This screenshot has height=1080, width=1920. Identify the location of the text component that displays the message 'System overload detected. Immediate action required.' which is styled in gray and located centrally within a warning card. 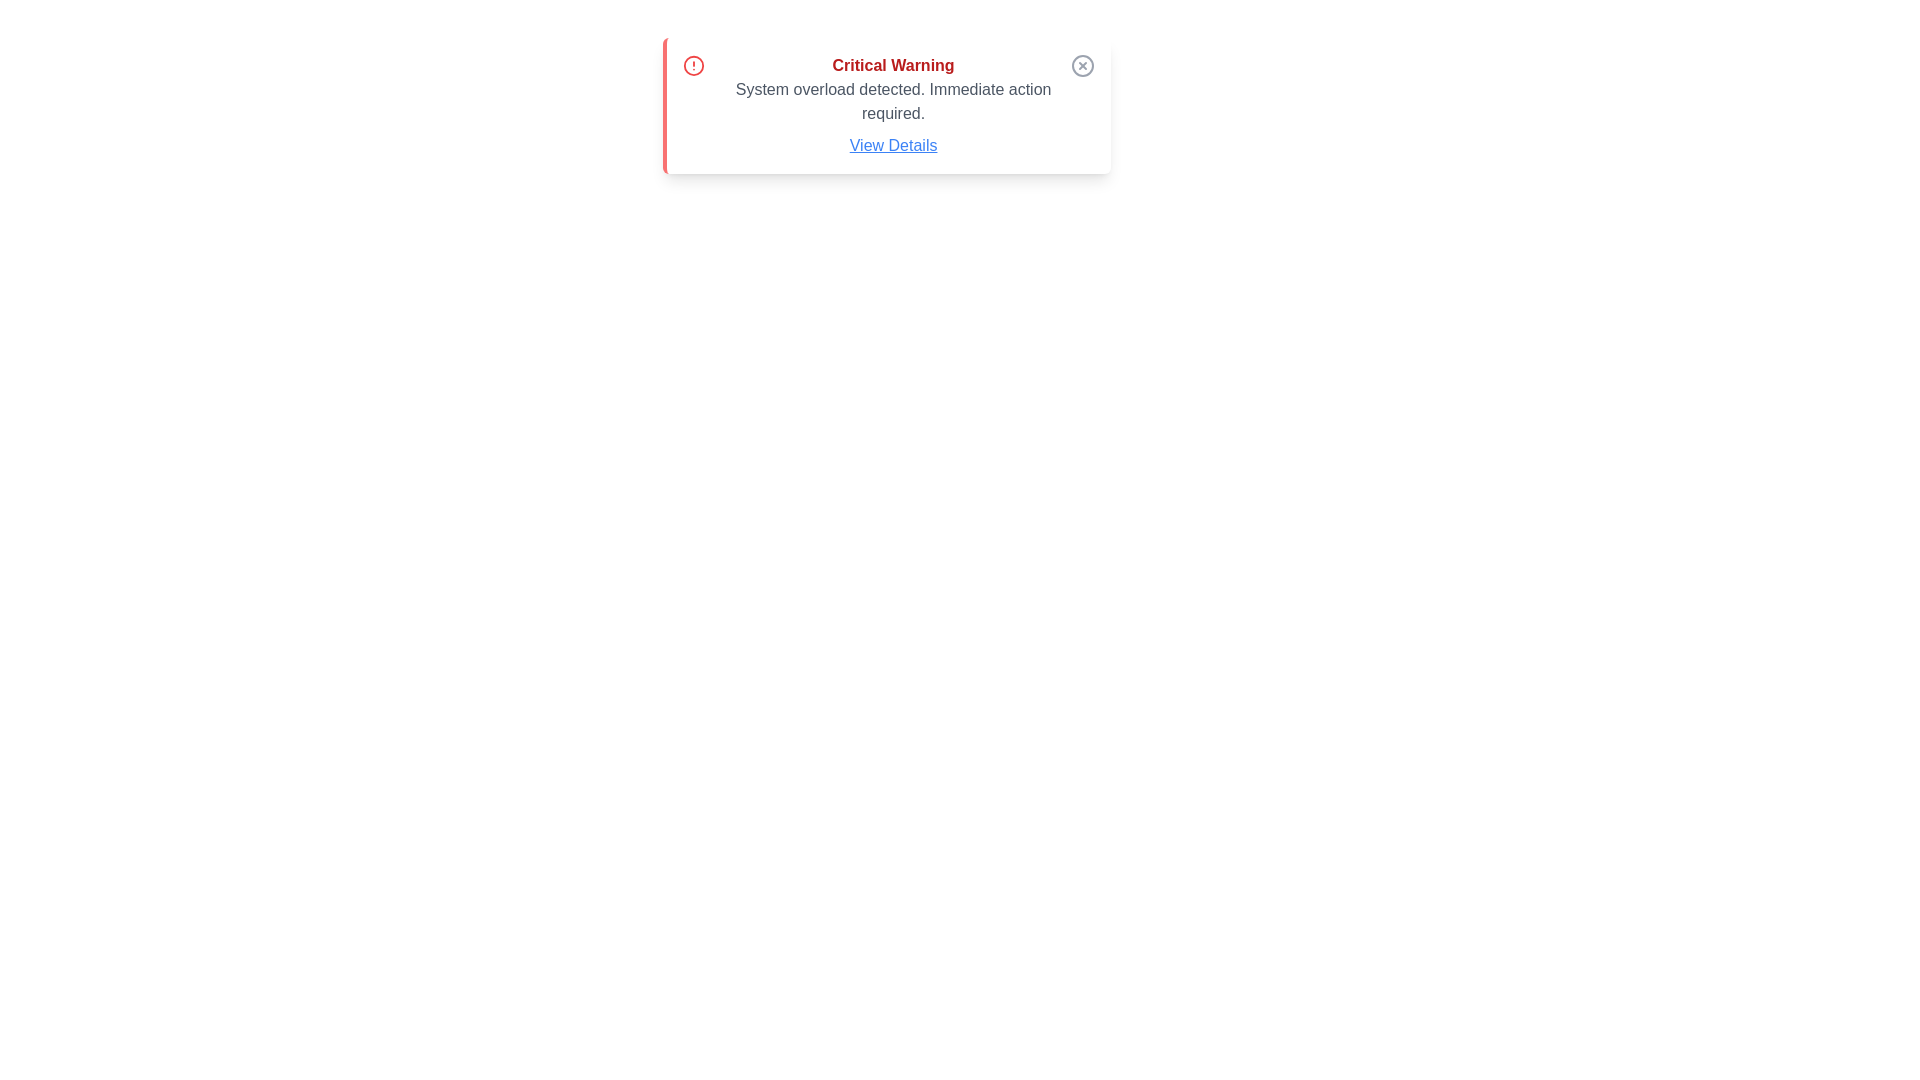
(892, 101).